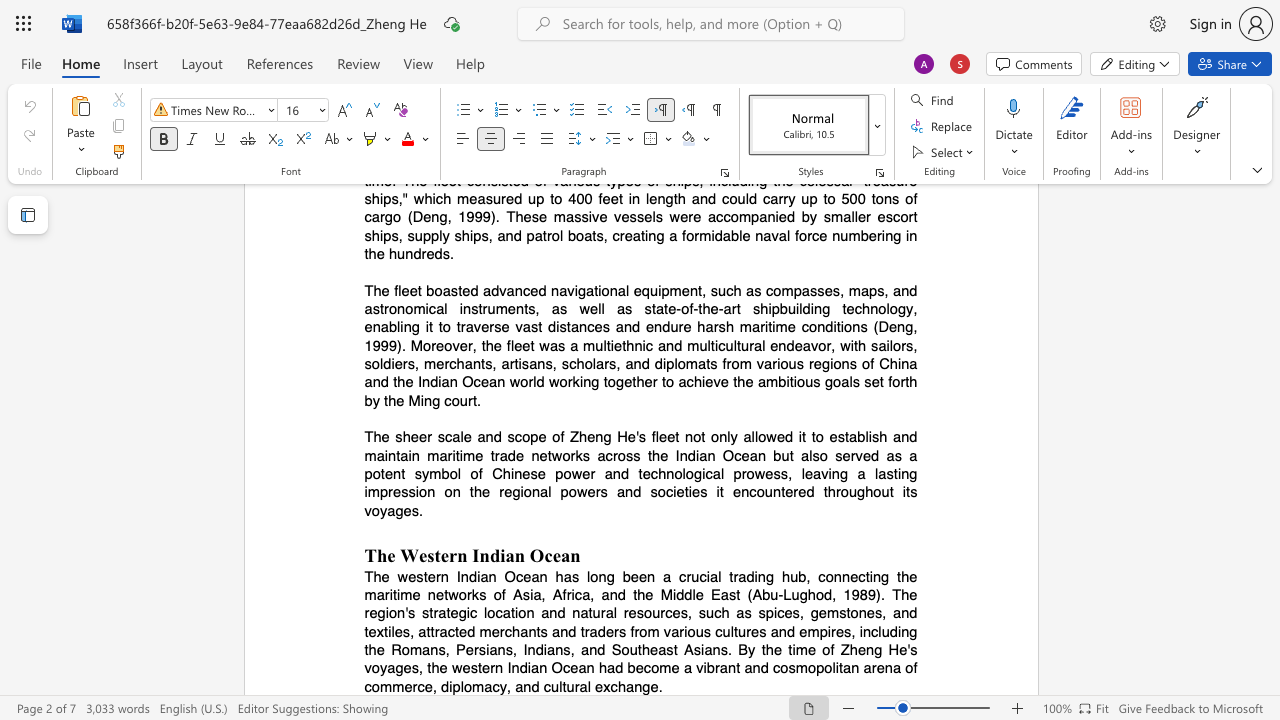  I want to click on the subset text "ce, diplomacy, an" within the text "voyages, the western Indian Ocean had become a vibrant and cosmopolitan arena of commerce, diplomacy, and cultural exchange.", so click(416, 685).